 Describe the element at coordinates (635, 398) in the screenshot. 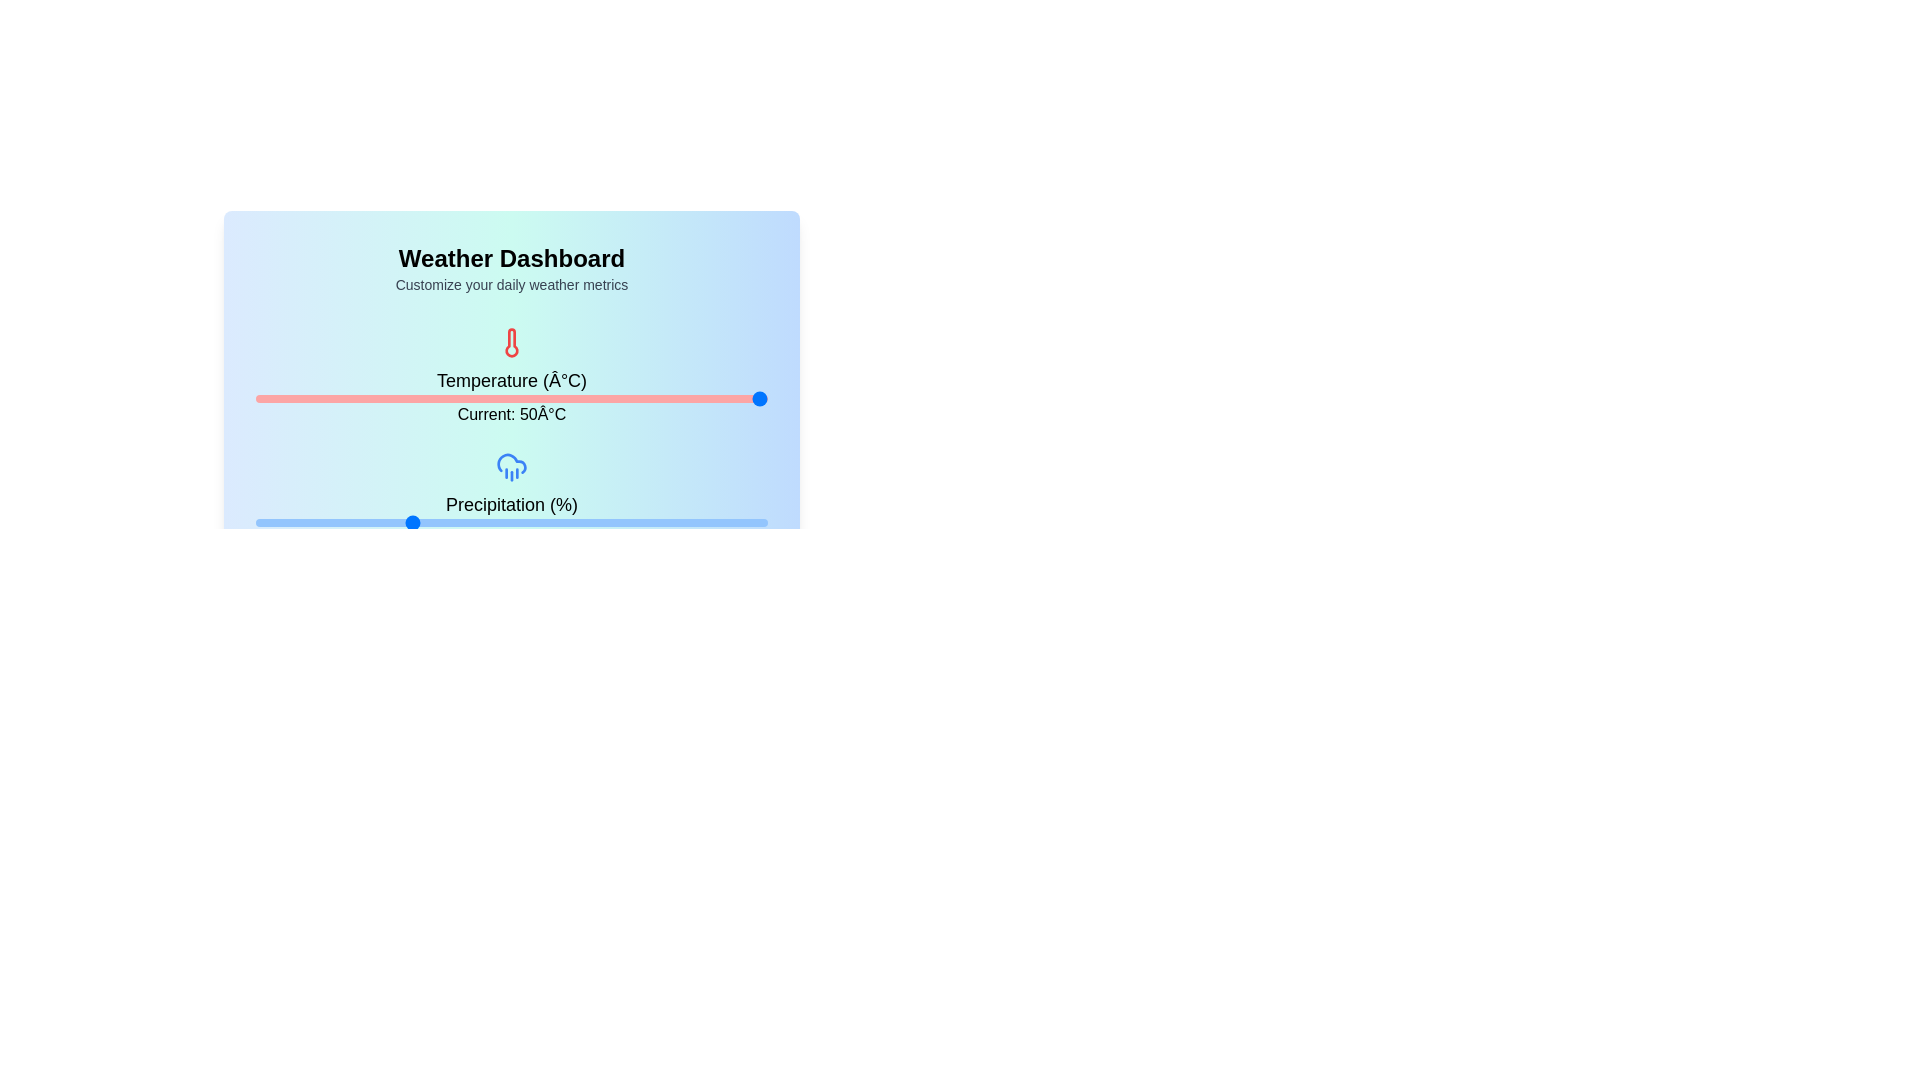

I see `temperature` at that location.